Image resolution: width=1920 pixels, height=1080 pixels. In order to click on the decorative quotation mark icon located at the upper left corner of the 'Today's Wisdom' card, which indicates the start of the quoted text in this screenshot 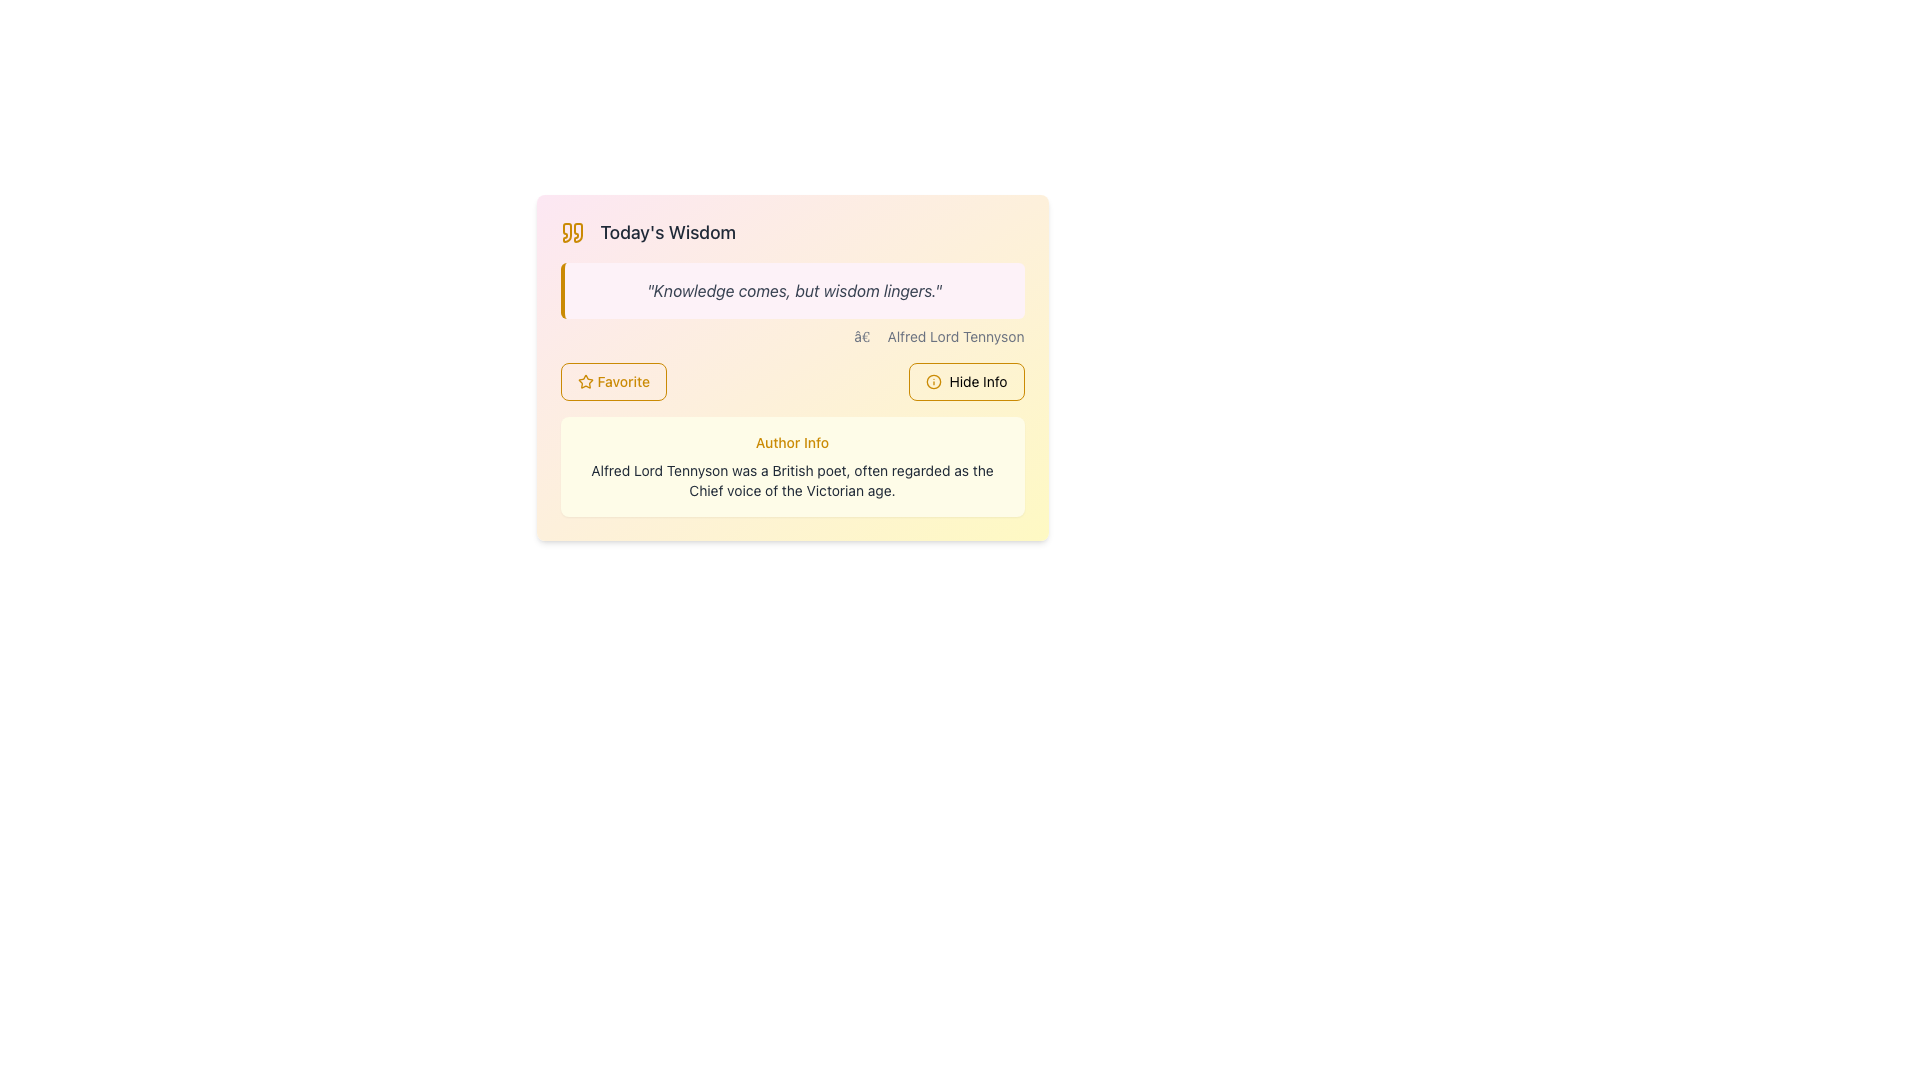, I will do `click(565, 231)`.